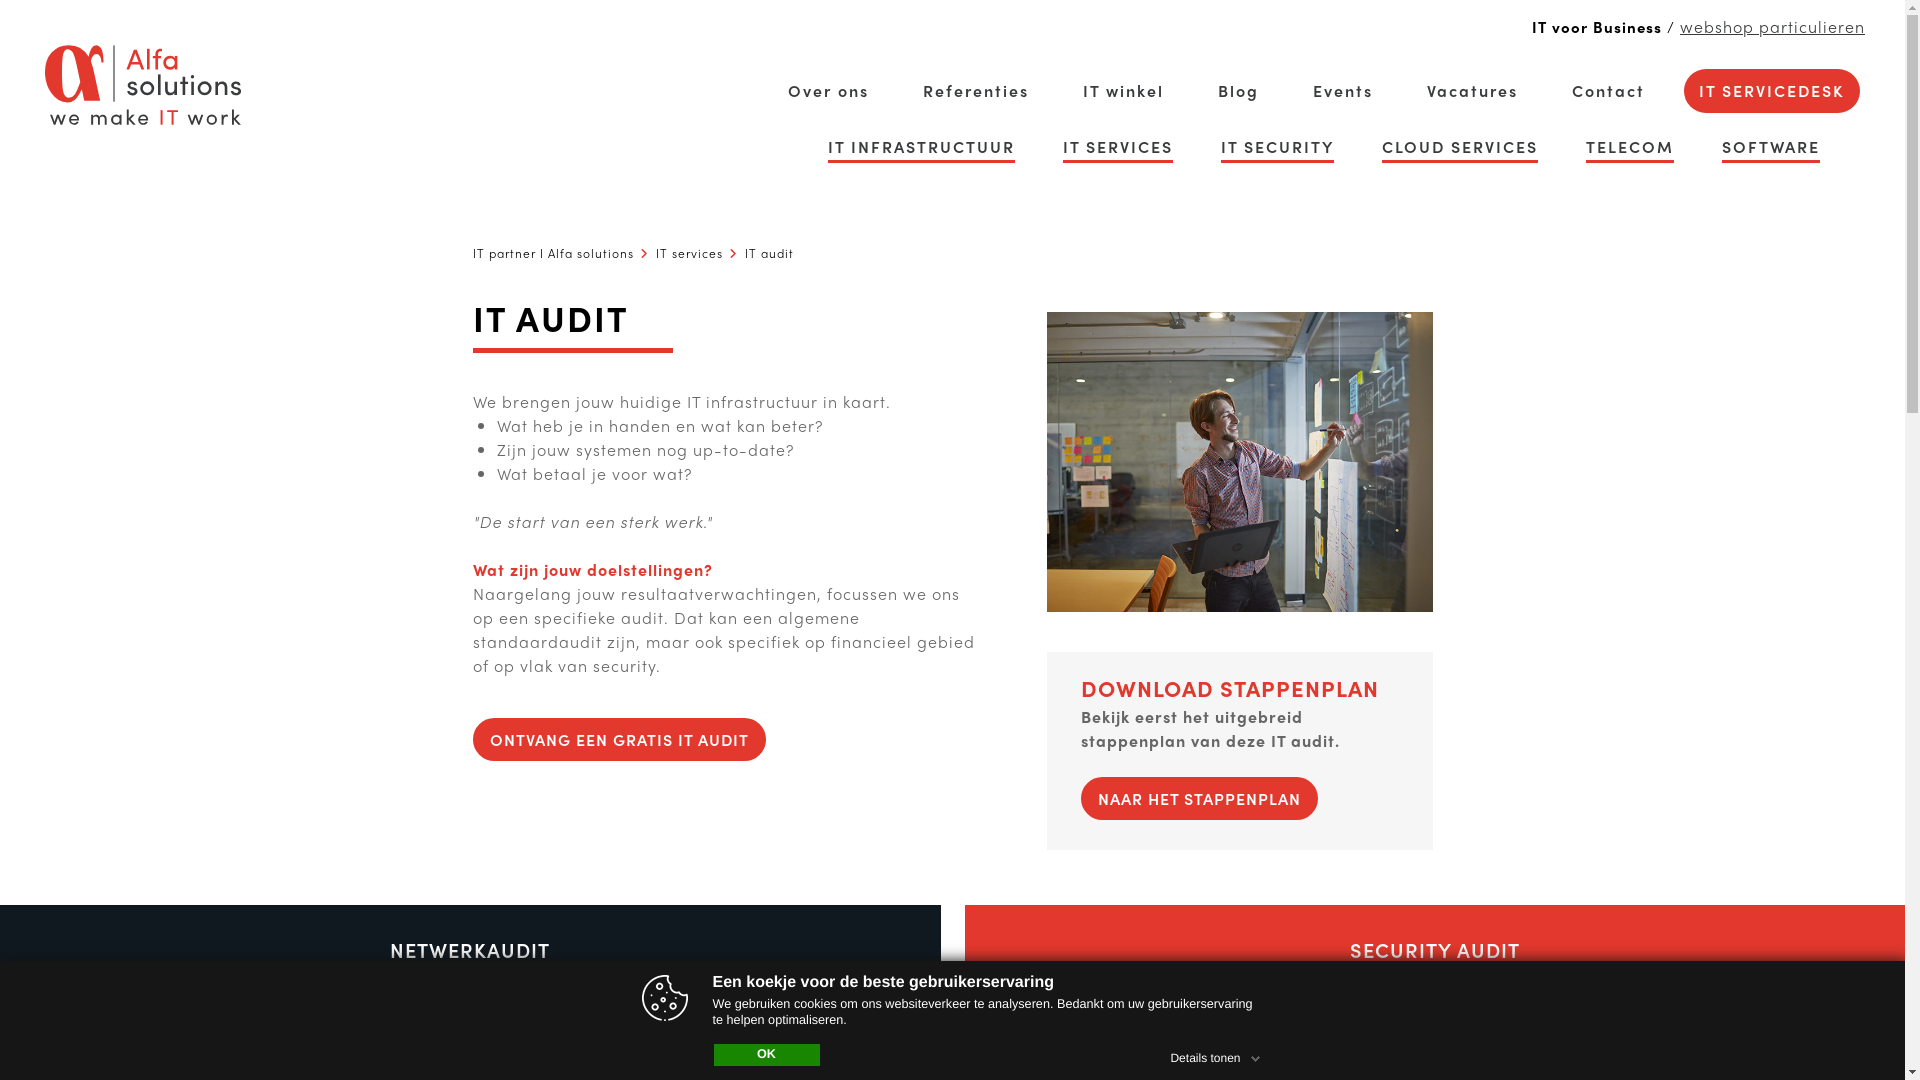 This screenshot has width=1920, height=1080. Describe the element at coordinates (1698, 91) in the screenshot. I see `'IT SERVICEDESK'` at that location.